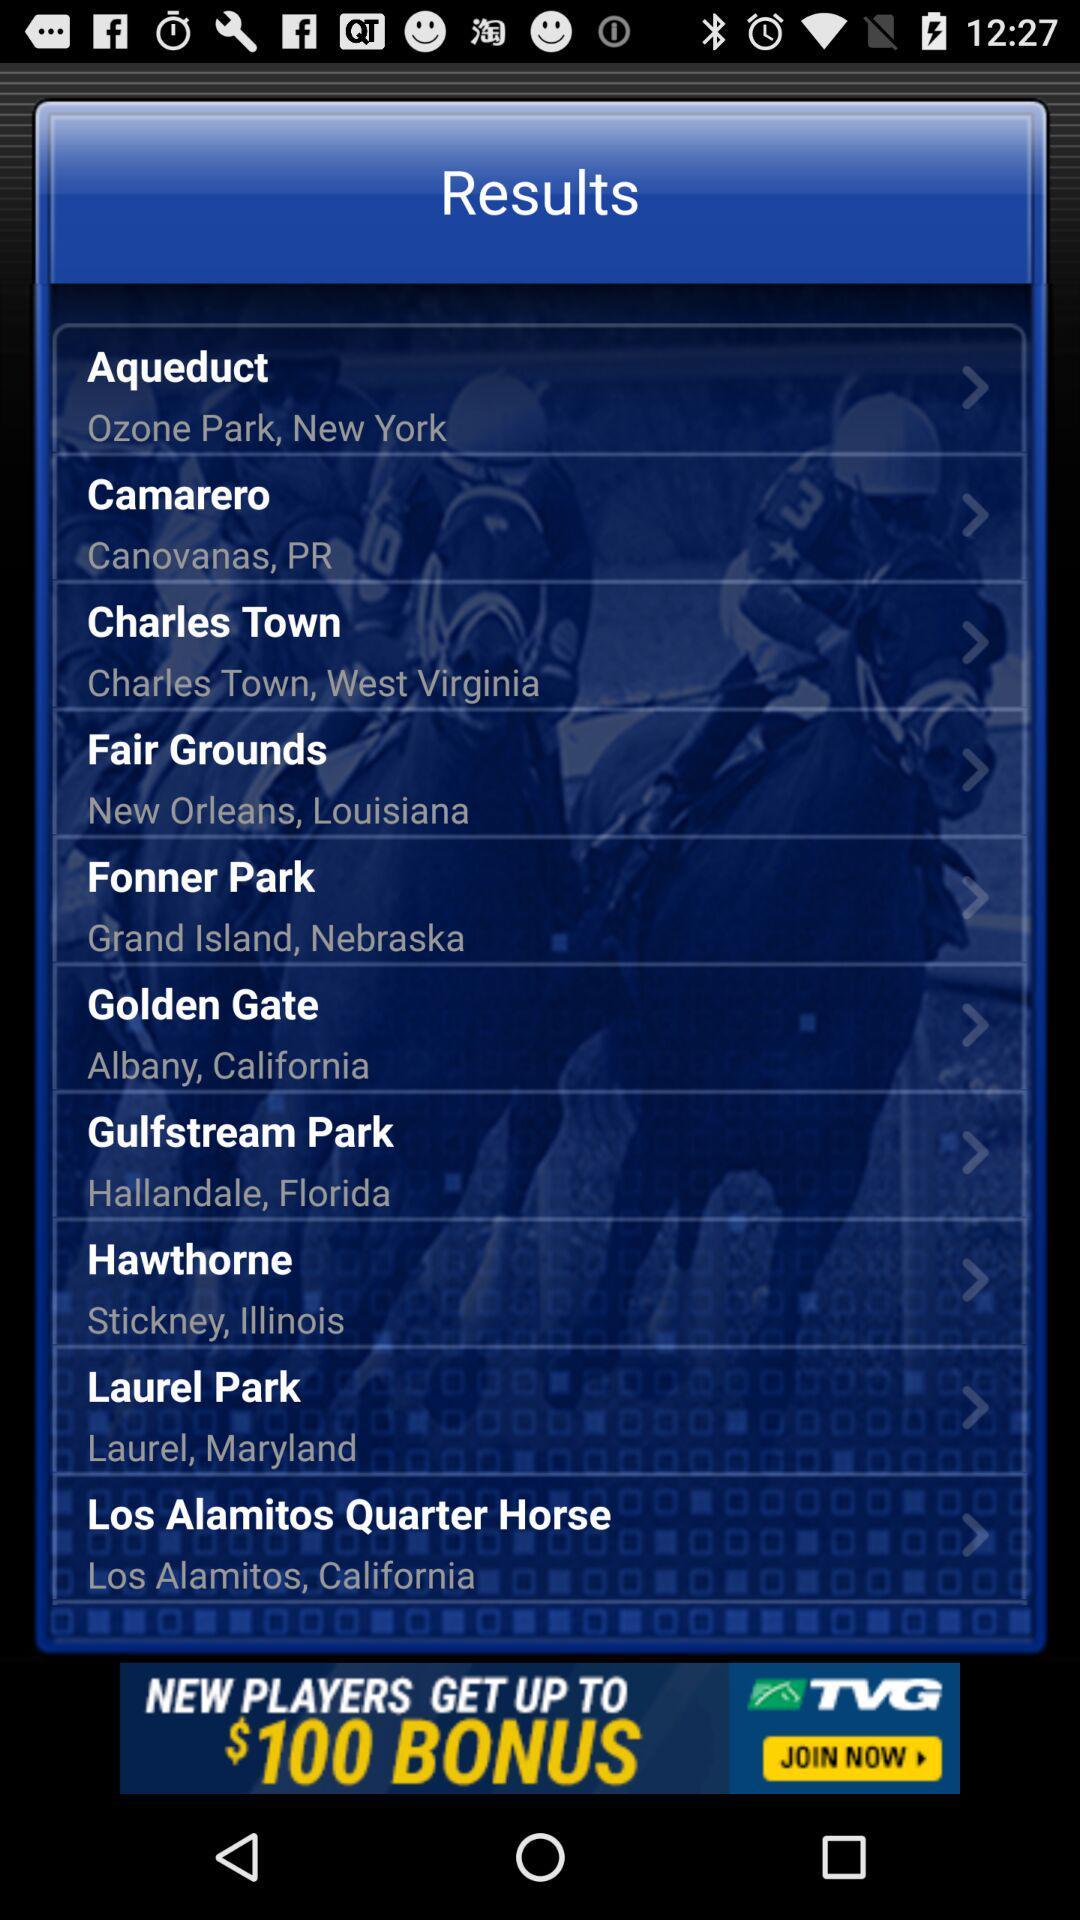 The width and height of the screenshot is (1080, 1920). I want to click on opens advertisement, so click(540, 1727).